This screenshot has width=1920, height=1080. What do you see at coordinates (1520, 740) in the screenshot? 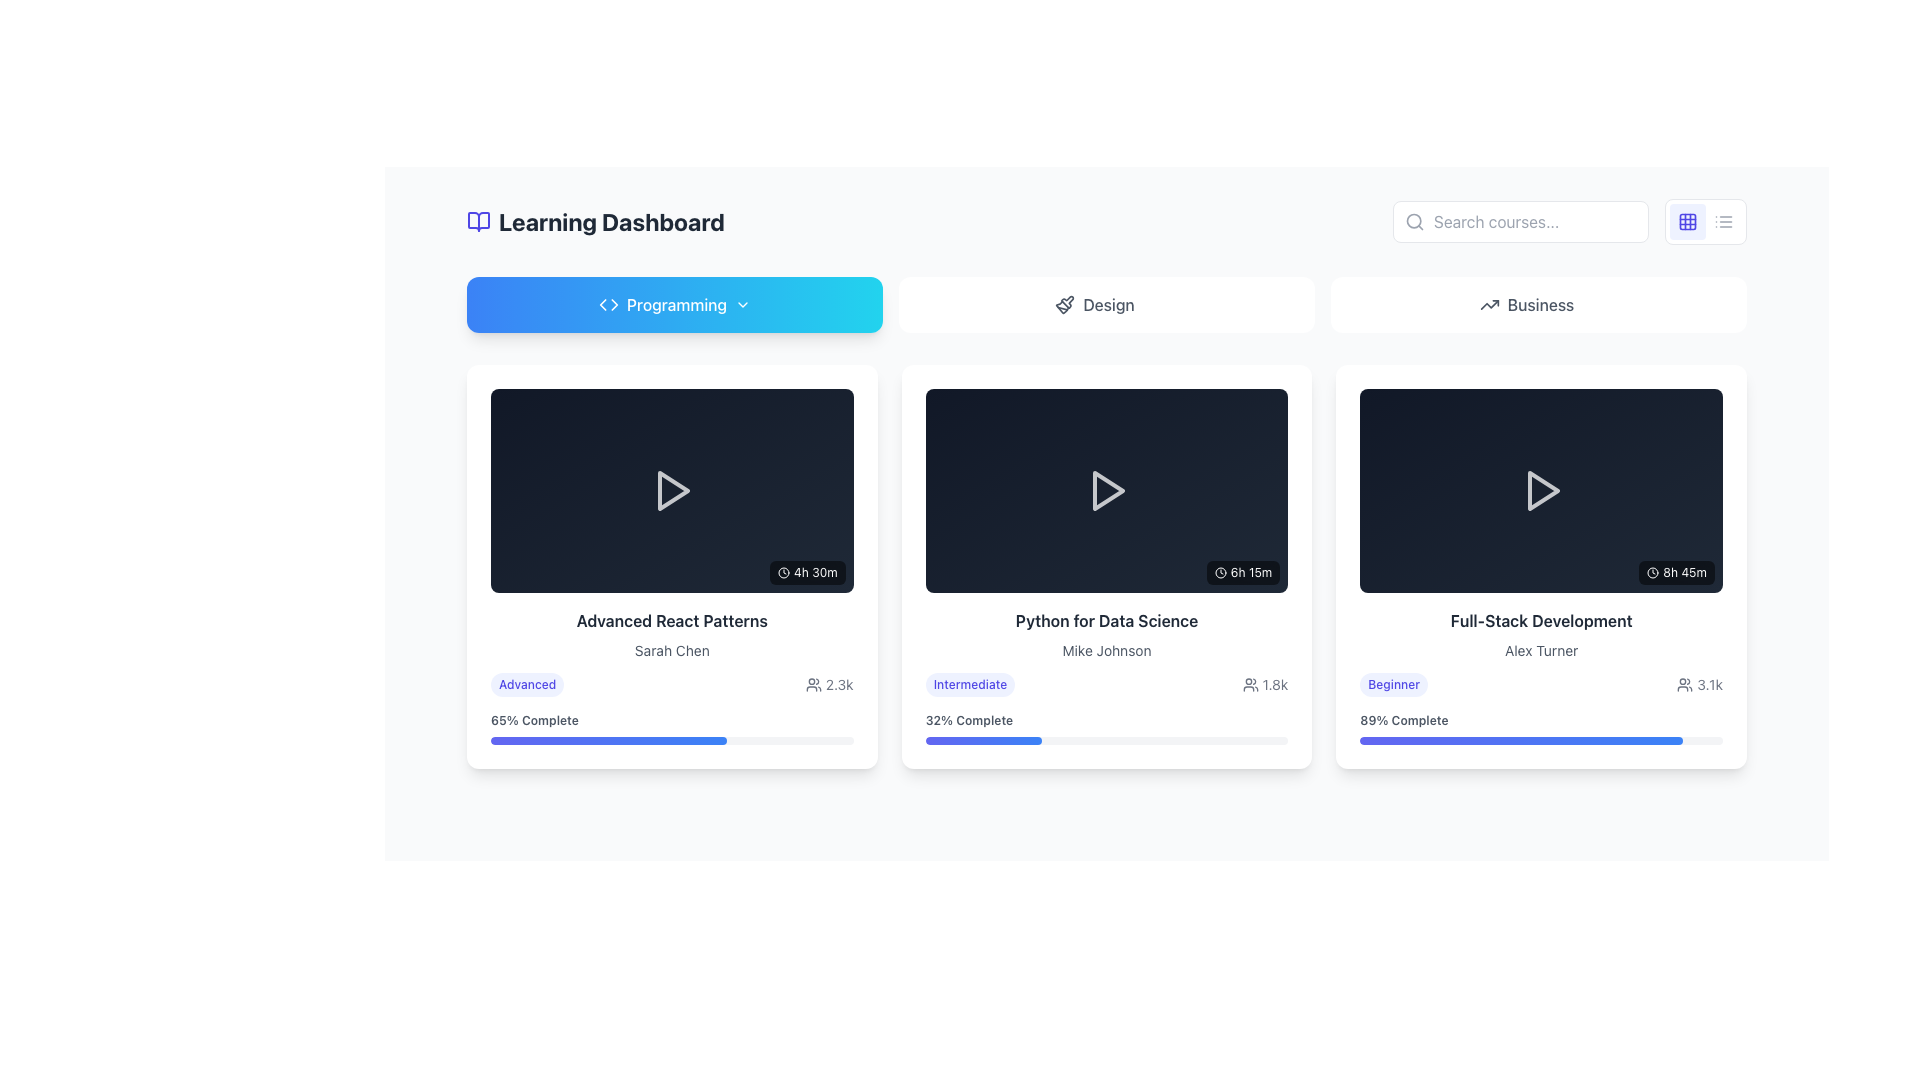
I see `the progress displayed by the progress bar indicating 89% completion of the 'Full-Stack Development' course located in the third course card` at bounding box center [1520, 740].